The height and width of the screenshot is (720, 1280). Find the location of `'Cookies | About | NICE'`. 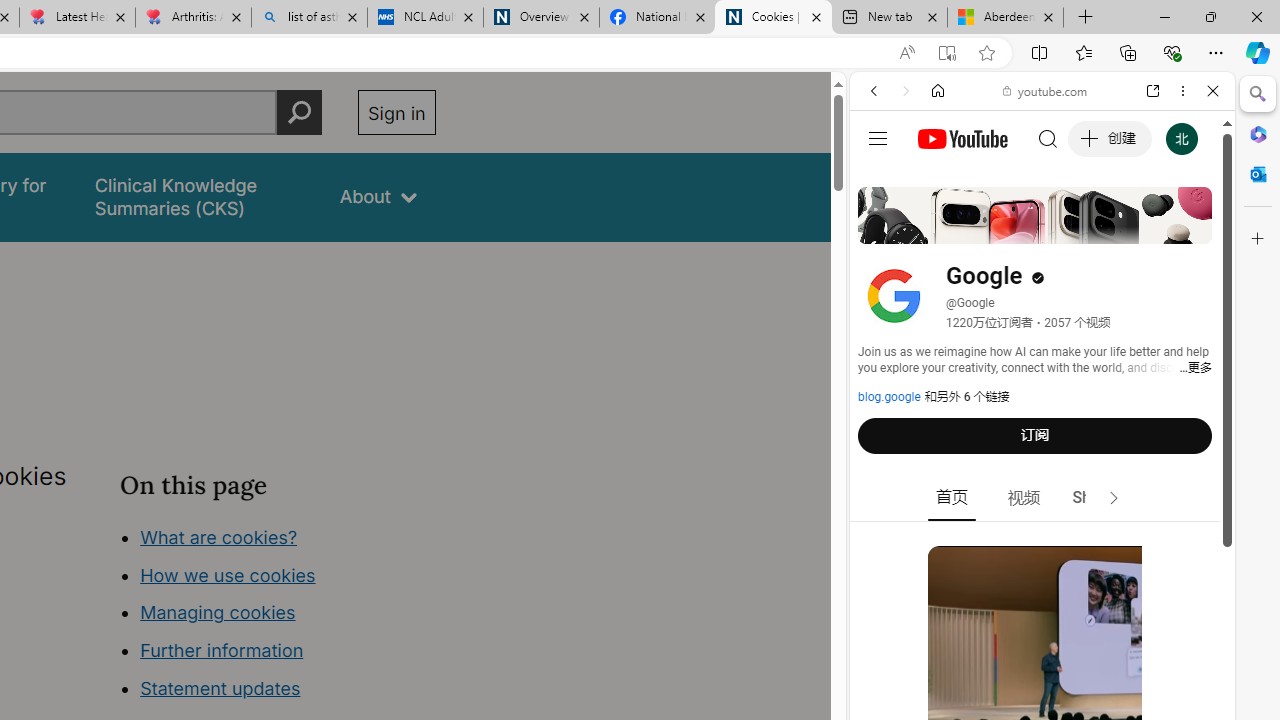

'Cookies | About | NICE' is located at coordinates (772, 17).